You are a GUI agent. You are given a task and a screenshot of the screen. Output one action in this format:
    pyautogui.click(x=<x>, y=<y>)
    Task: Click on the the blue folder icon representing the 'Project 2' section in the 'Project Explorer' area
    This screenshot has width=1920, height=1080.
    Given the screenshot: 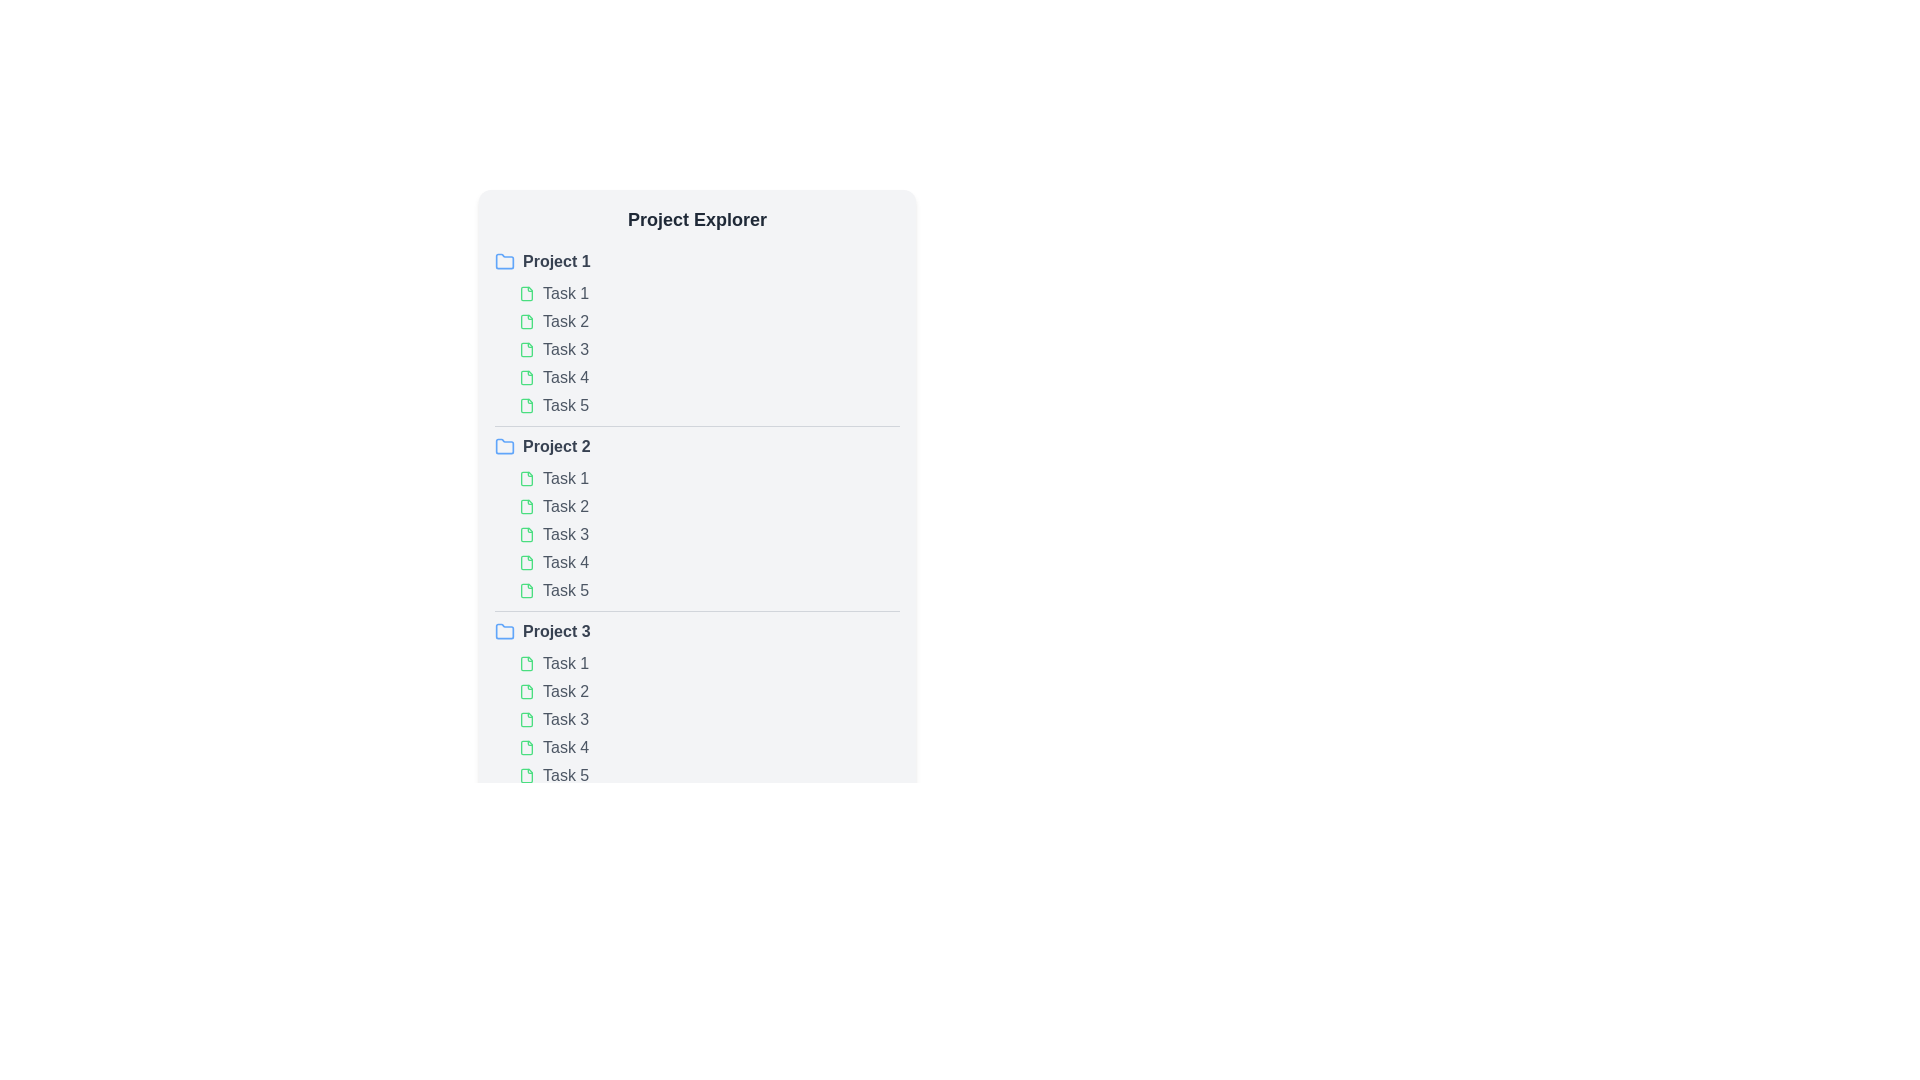 What is the action you would take?
    pyautogui.click(x=504, y=445)
    